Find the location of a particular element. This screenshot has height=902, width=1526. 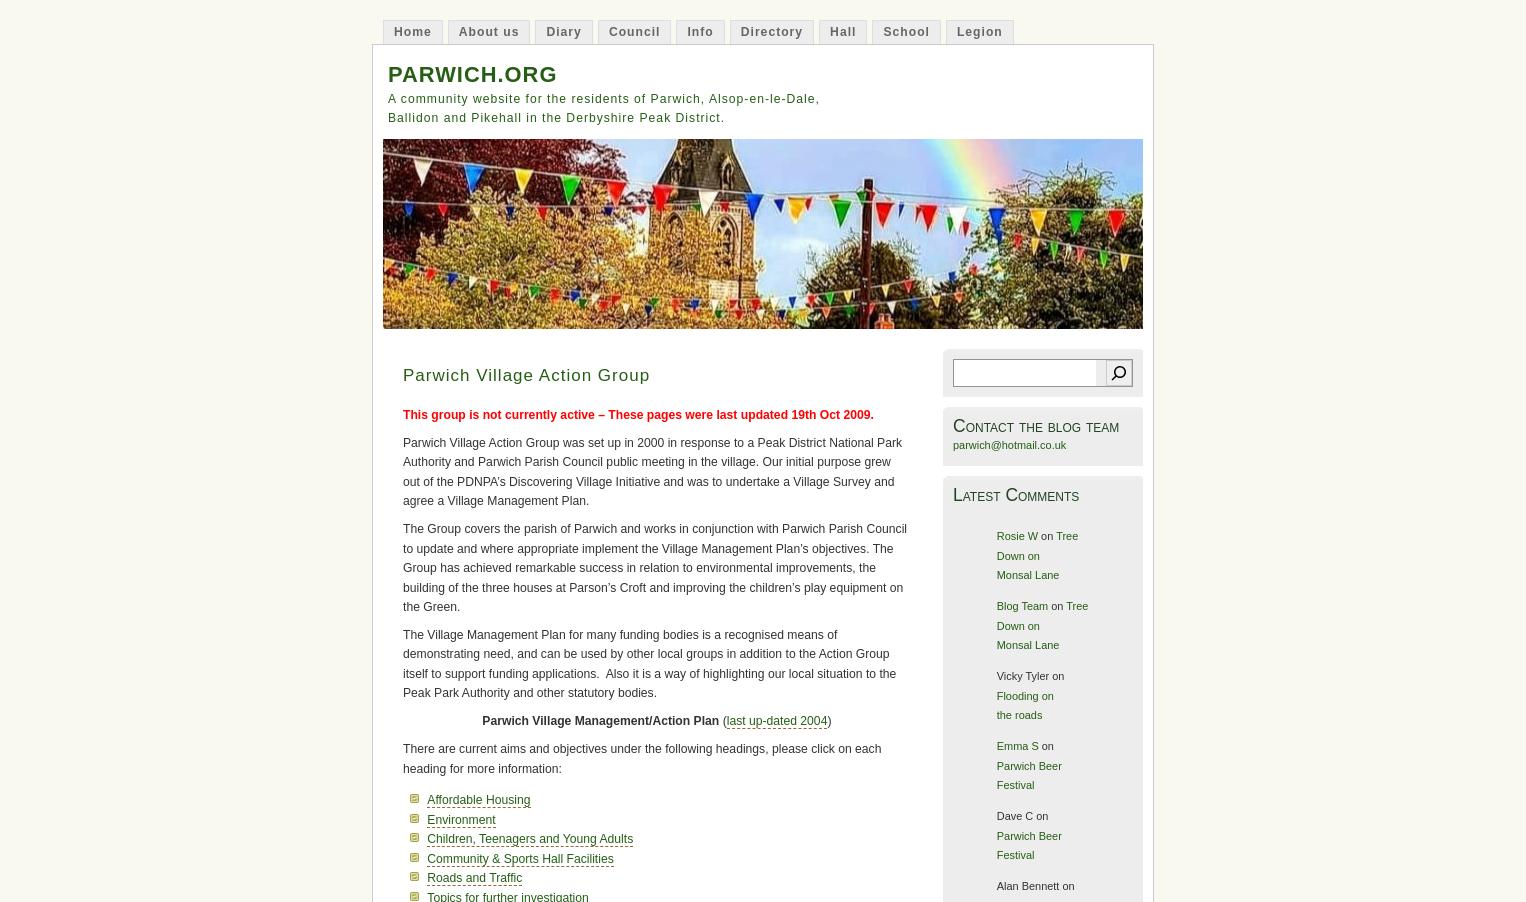

'Environment' is located at coordinates (426, 818).